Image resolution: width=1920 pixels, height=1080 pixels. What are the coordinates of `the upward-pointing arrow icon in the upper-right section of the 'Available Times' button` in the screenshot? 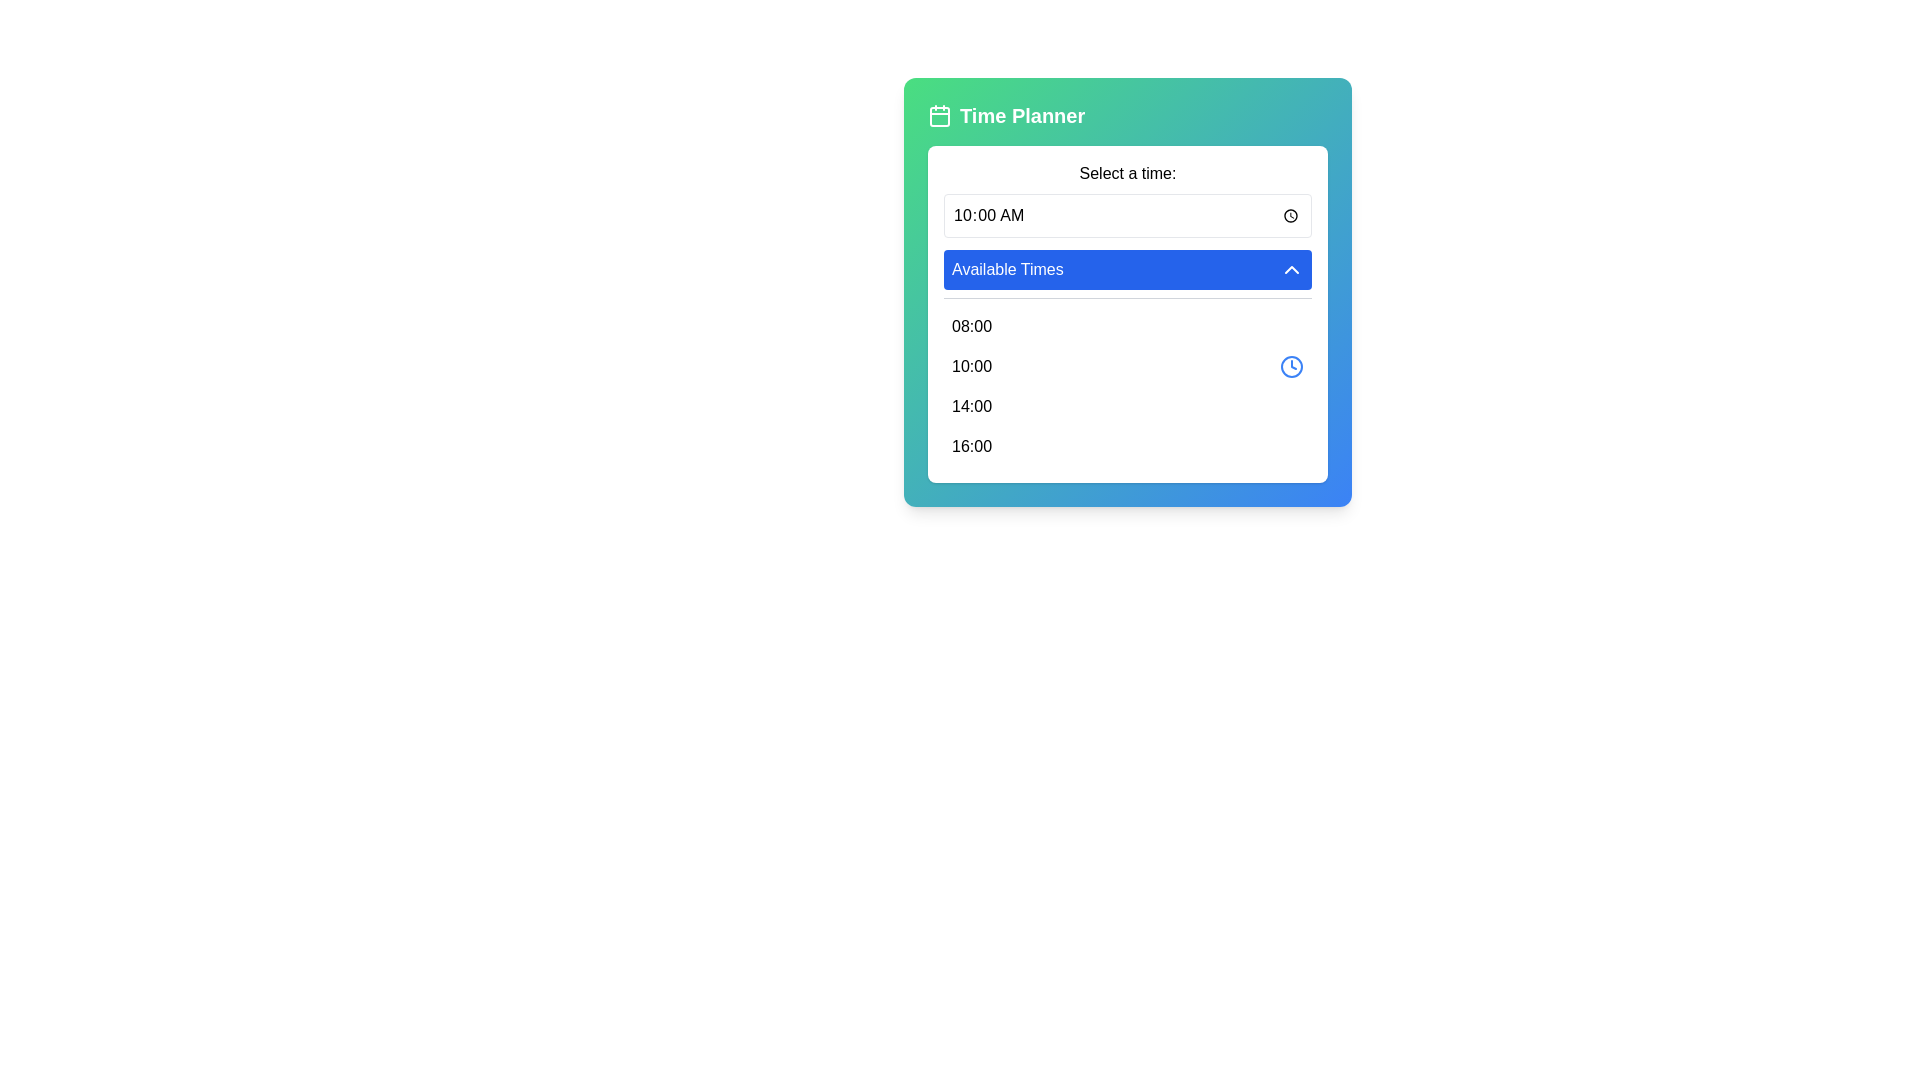 It's located at (1291, 270).